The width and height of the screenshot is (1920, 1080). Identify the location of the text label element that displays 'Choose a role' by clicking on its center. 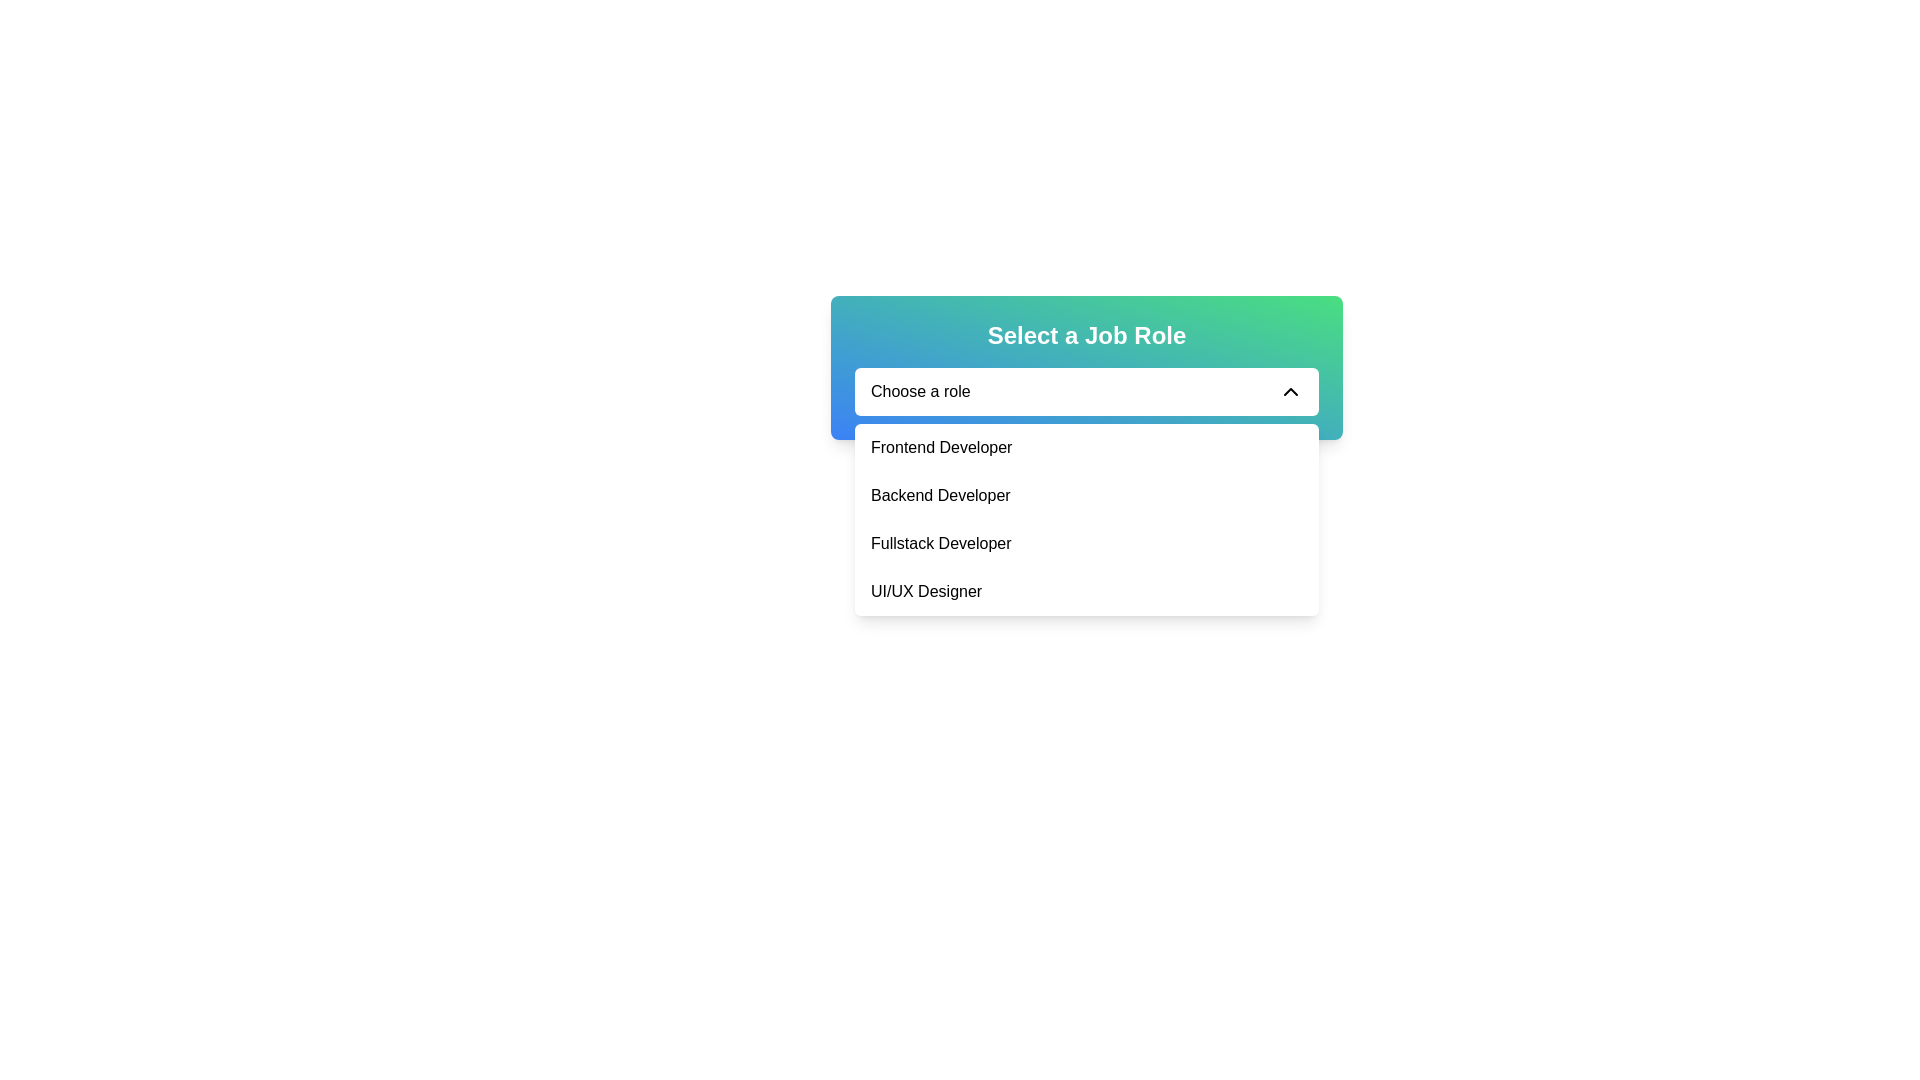
(919, 392).